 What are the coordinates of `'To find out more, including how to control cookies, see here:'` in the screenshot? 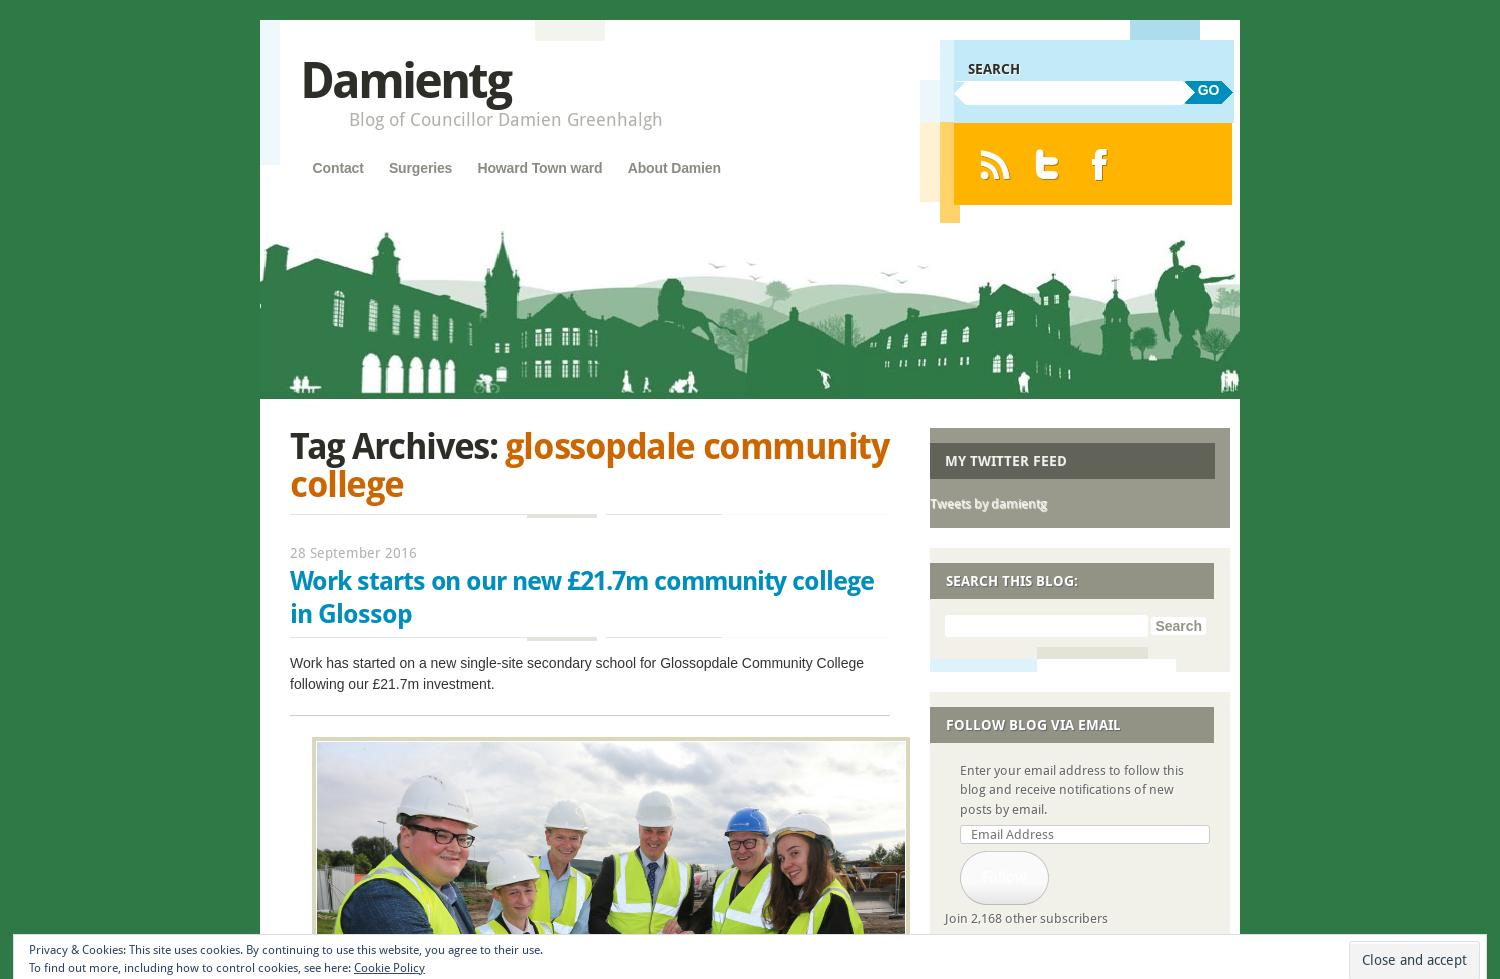 It's located at (190, 967).